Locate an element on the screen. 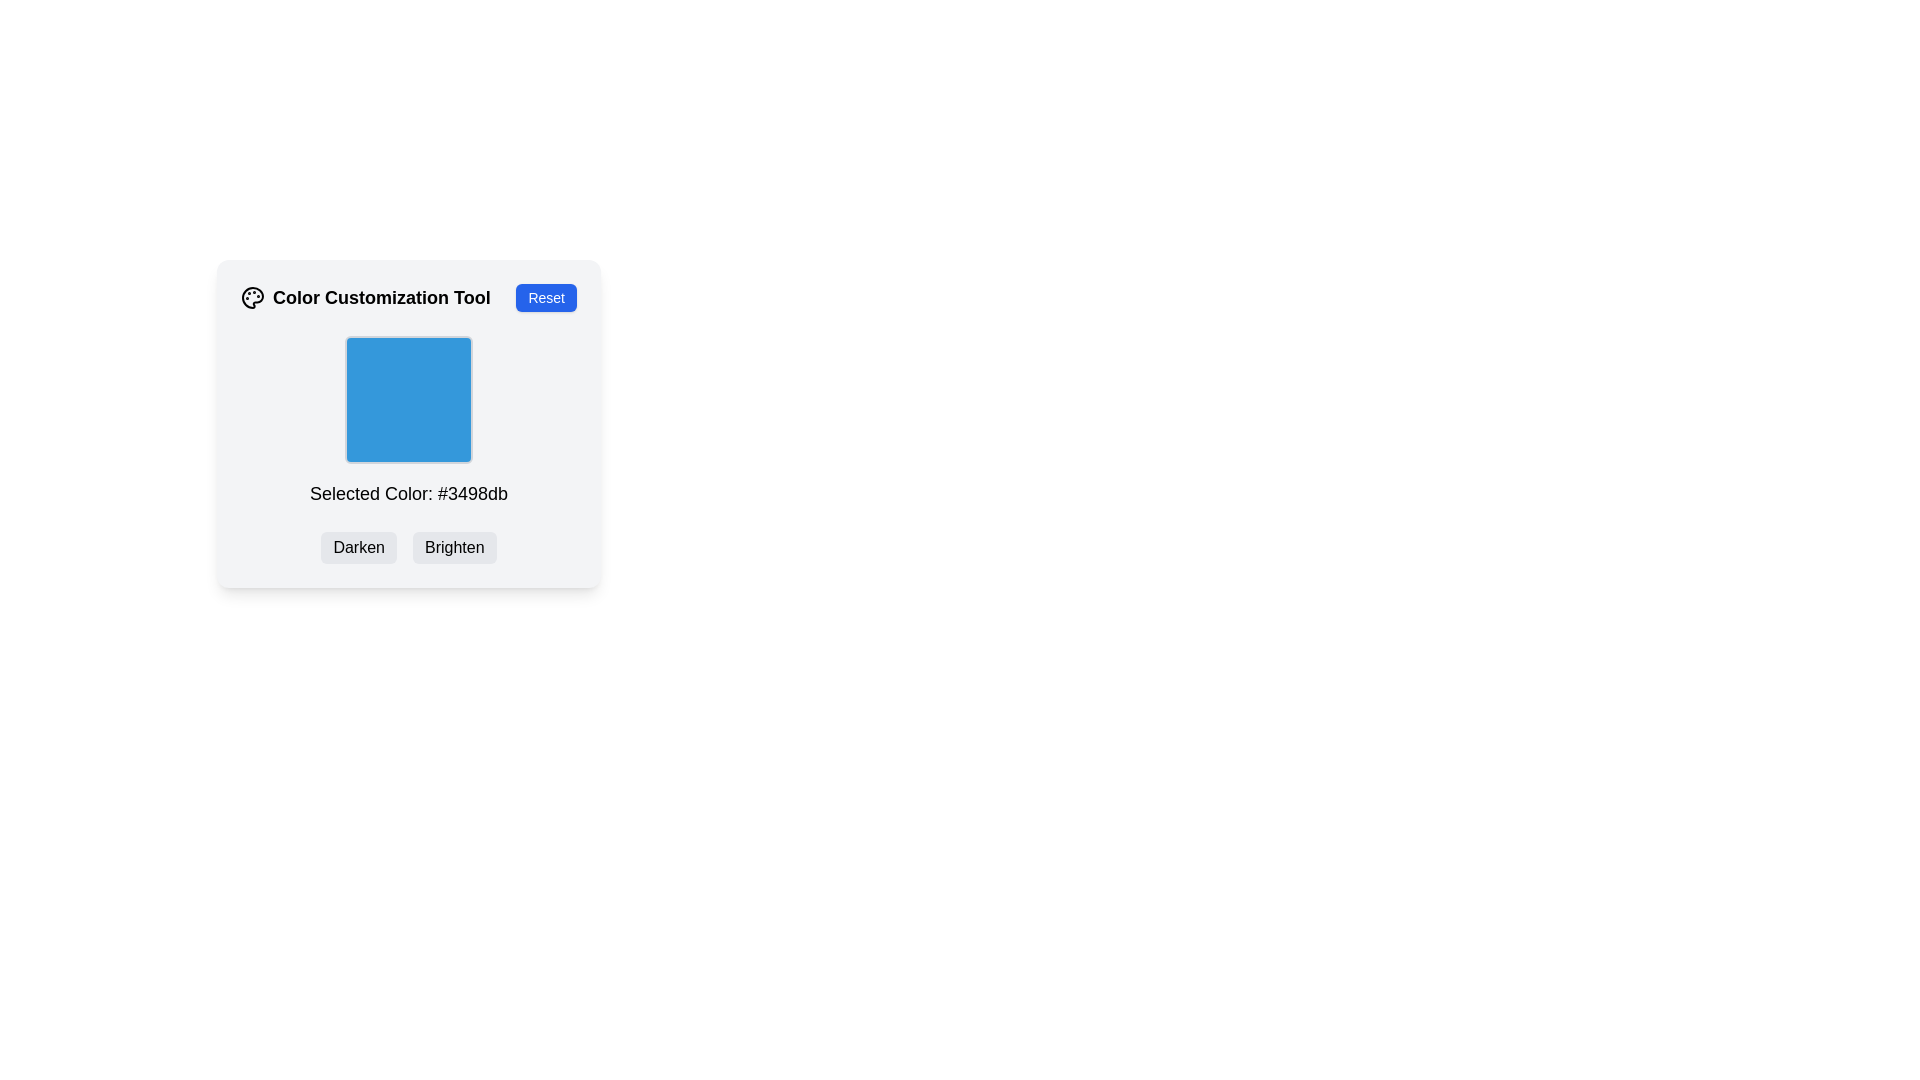 This screenshot has height=1080, width=1920. the 'Reset' button with a blue background and white text located in the top-right corner of the Color Customization Tool panel to reset the settings is located at coordinates (546, 297).